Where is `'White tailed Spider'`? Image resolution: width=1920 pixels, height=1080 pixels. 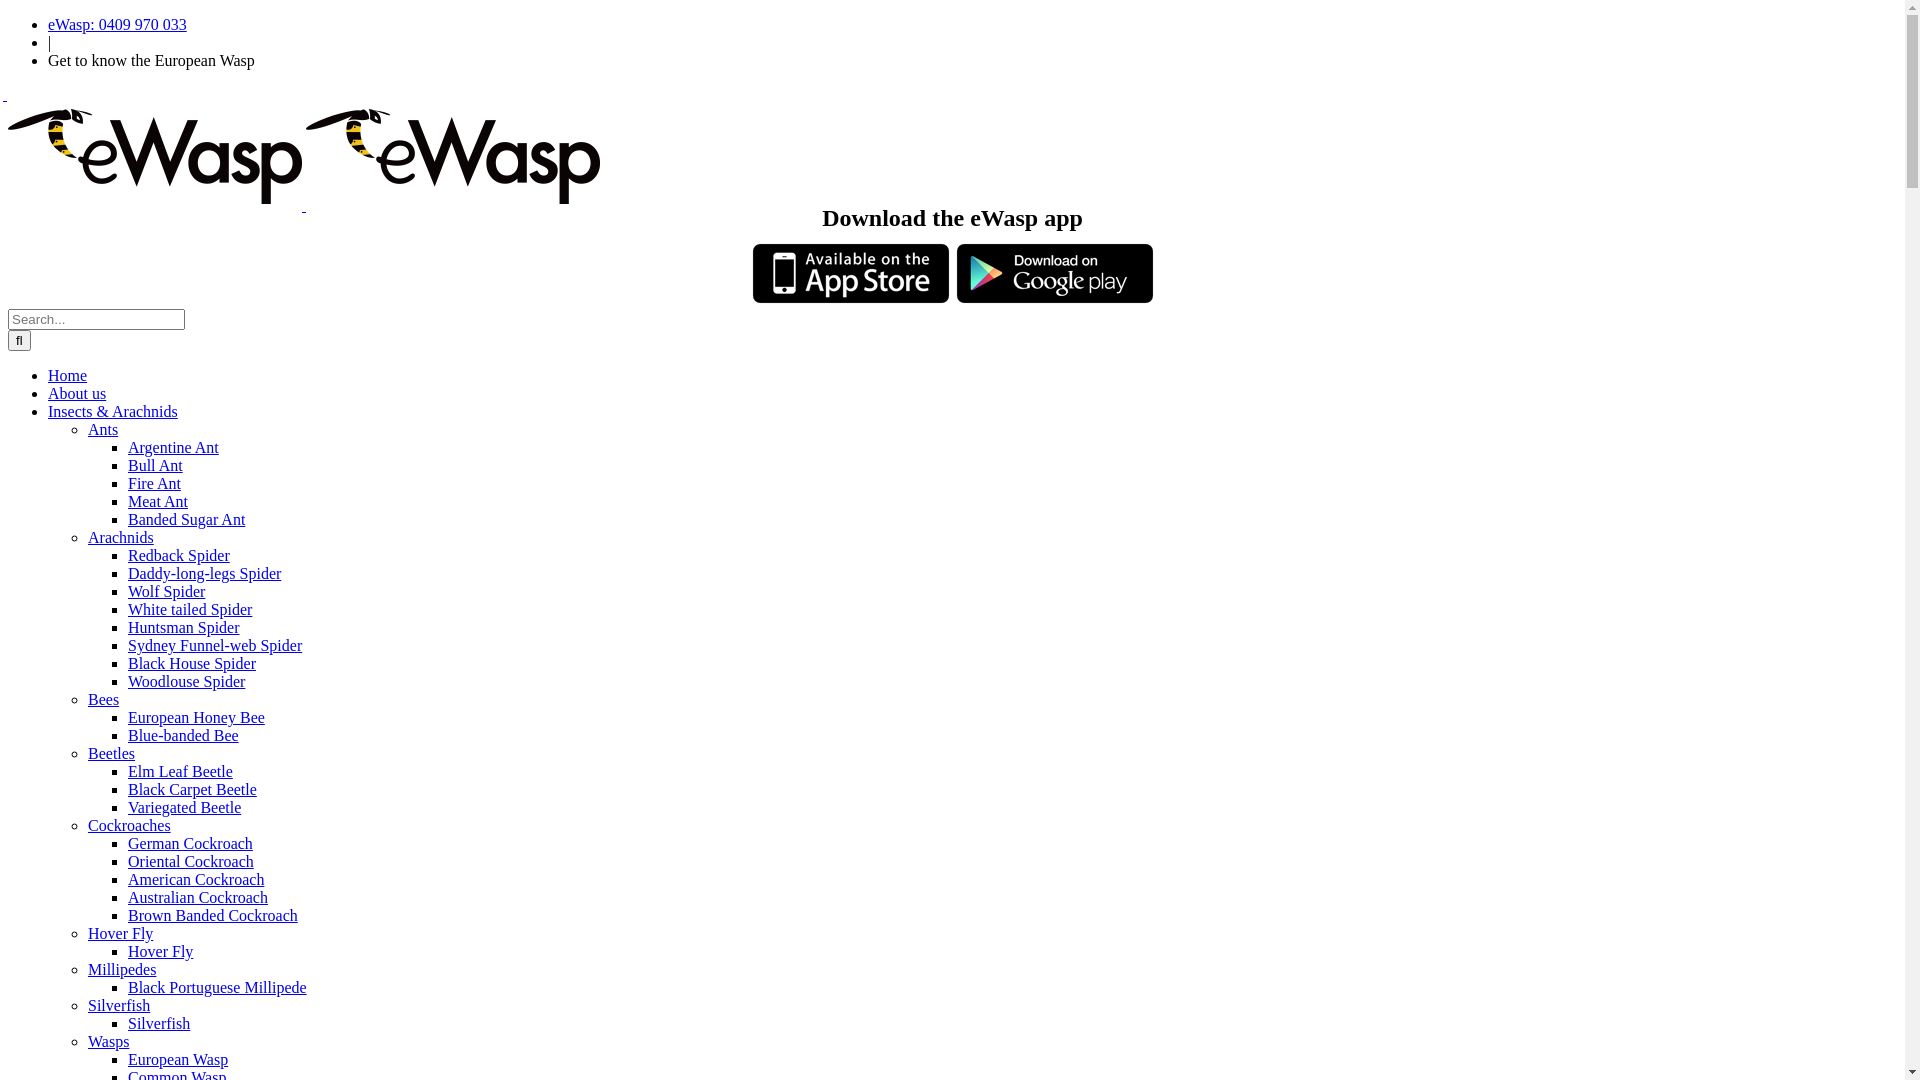
'White tailed Spider' is located at coordinates (127, 608).